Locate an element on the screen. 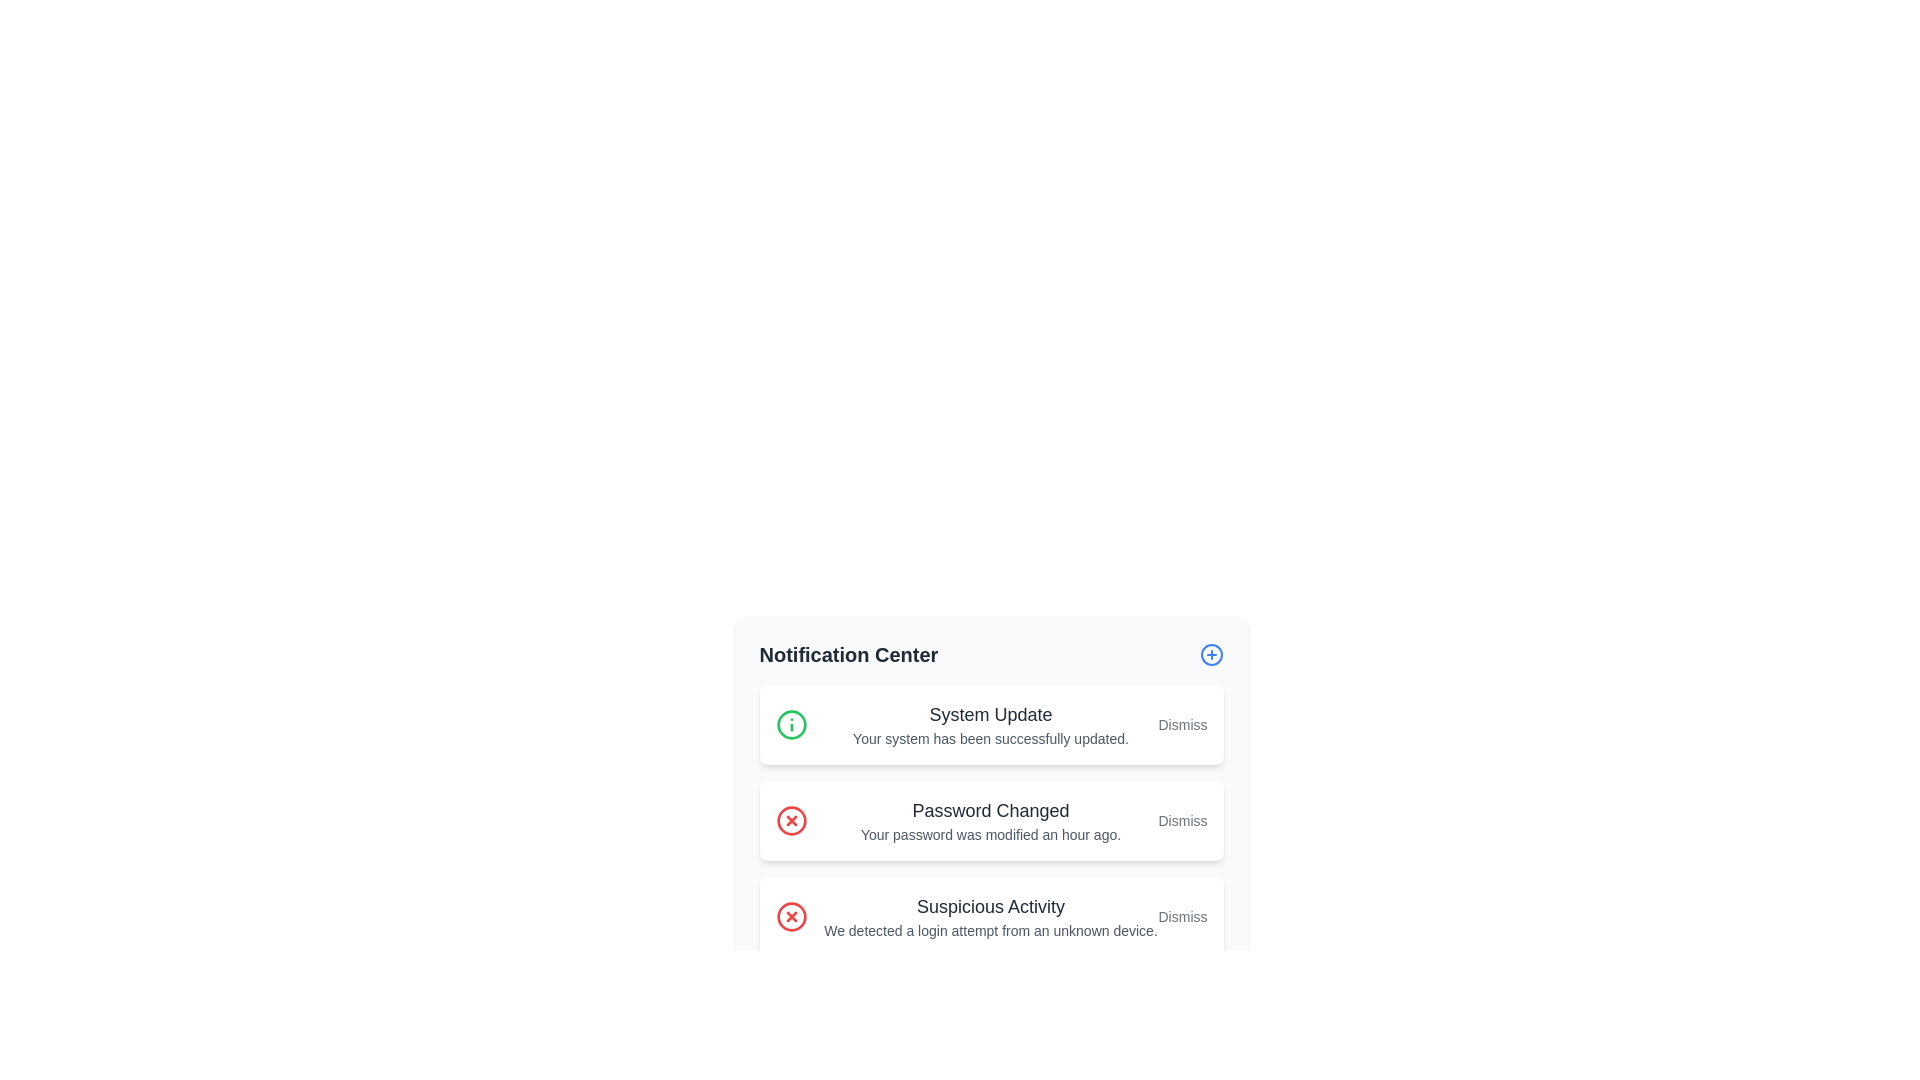 This screenshot has width=1920, height=1080. text of the bold header displaying 'Notification Center' located at the top of the notification panel is located at coordinates (849, 655).